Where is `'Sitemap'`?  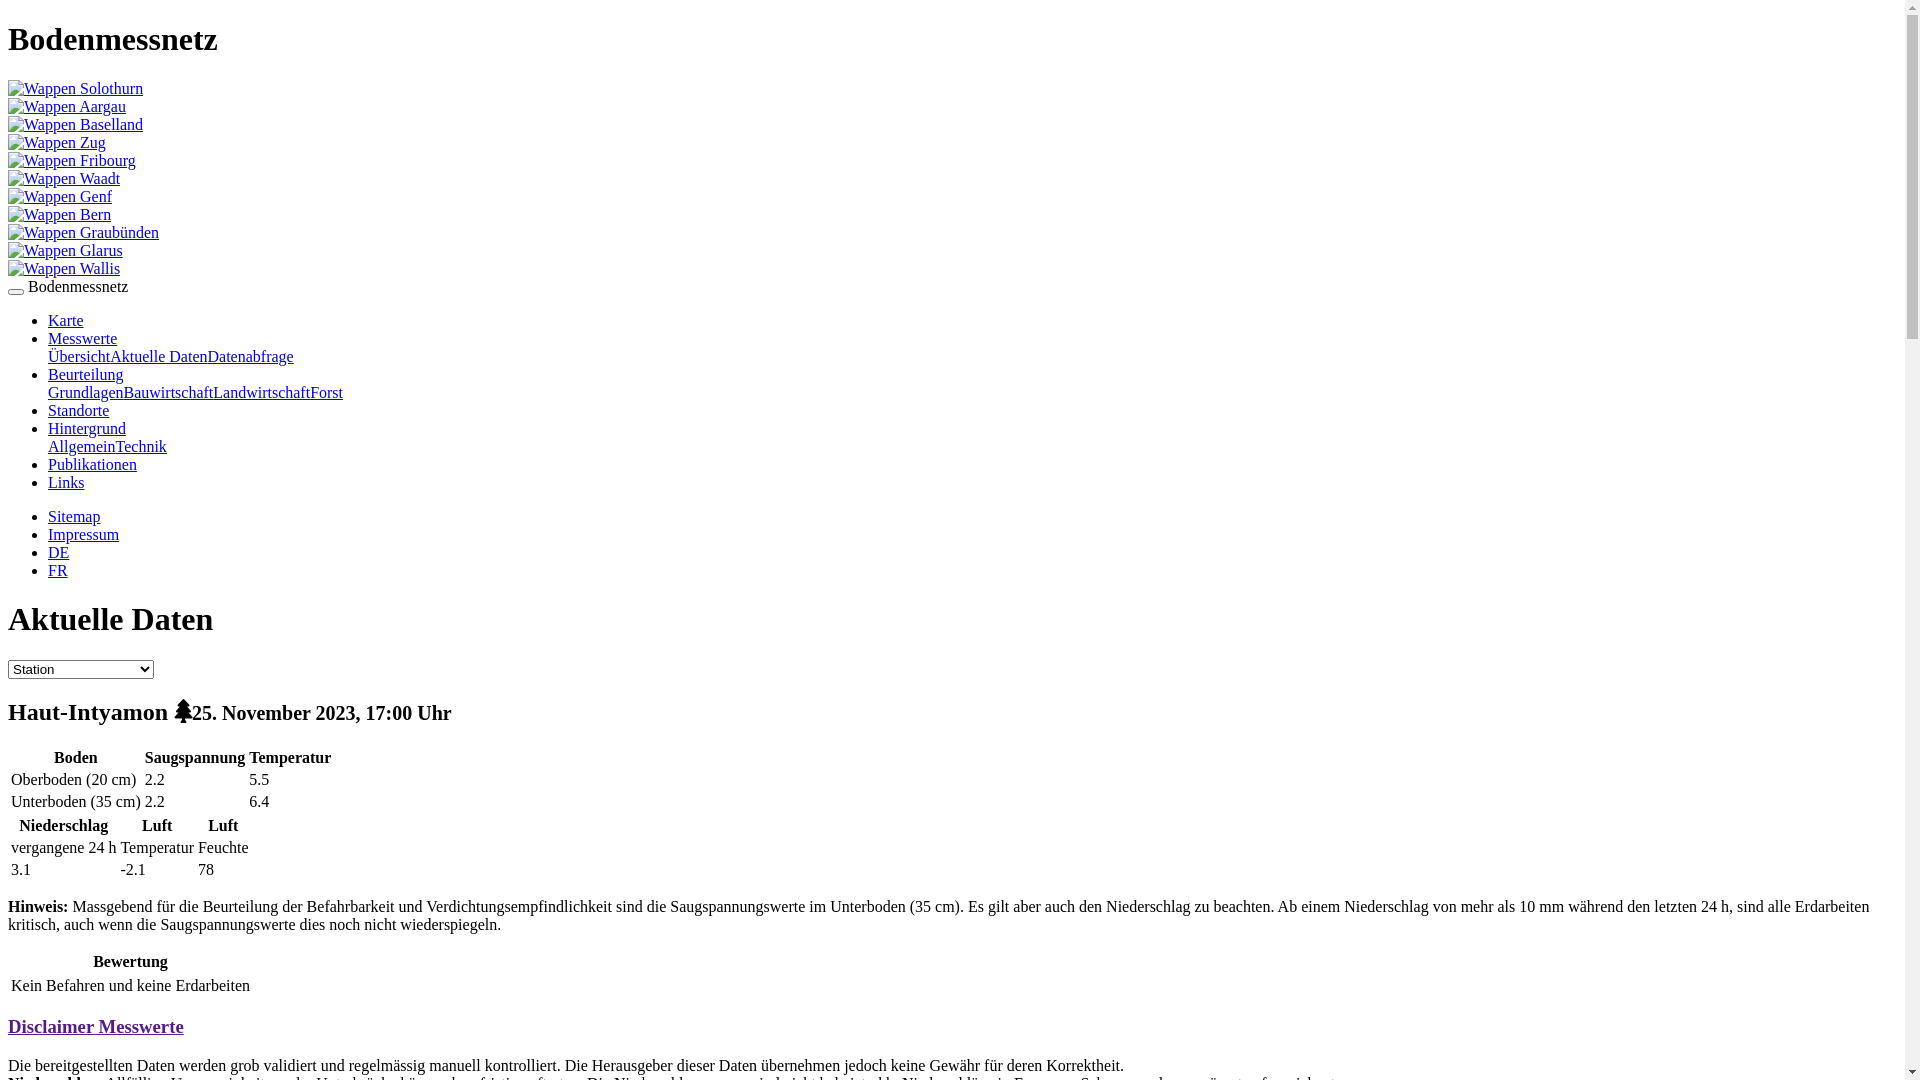 'Sitemap' is located at coordinates (73, 515).